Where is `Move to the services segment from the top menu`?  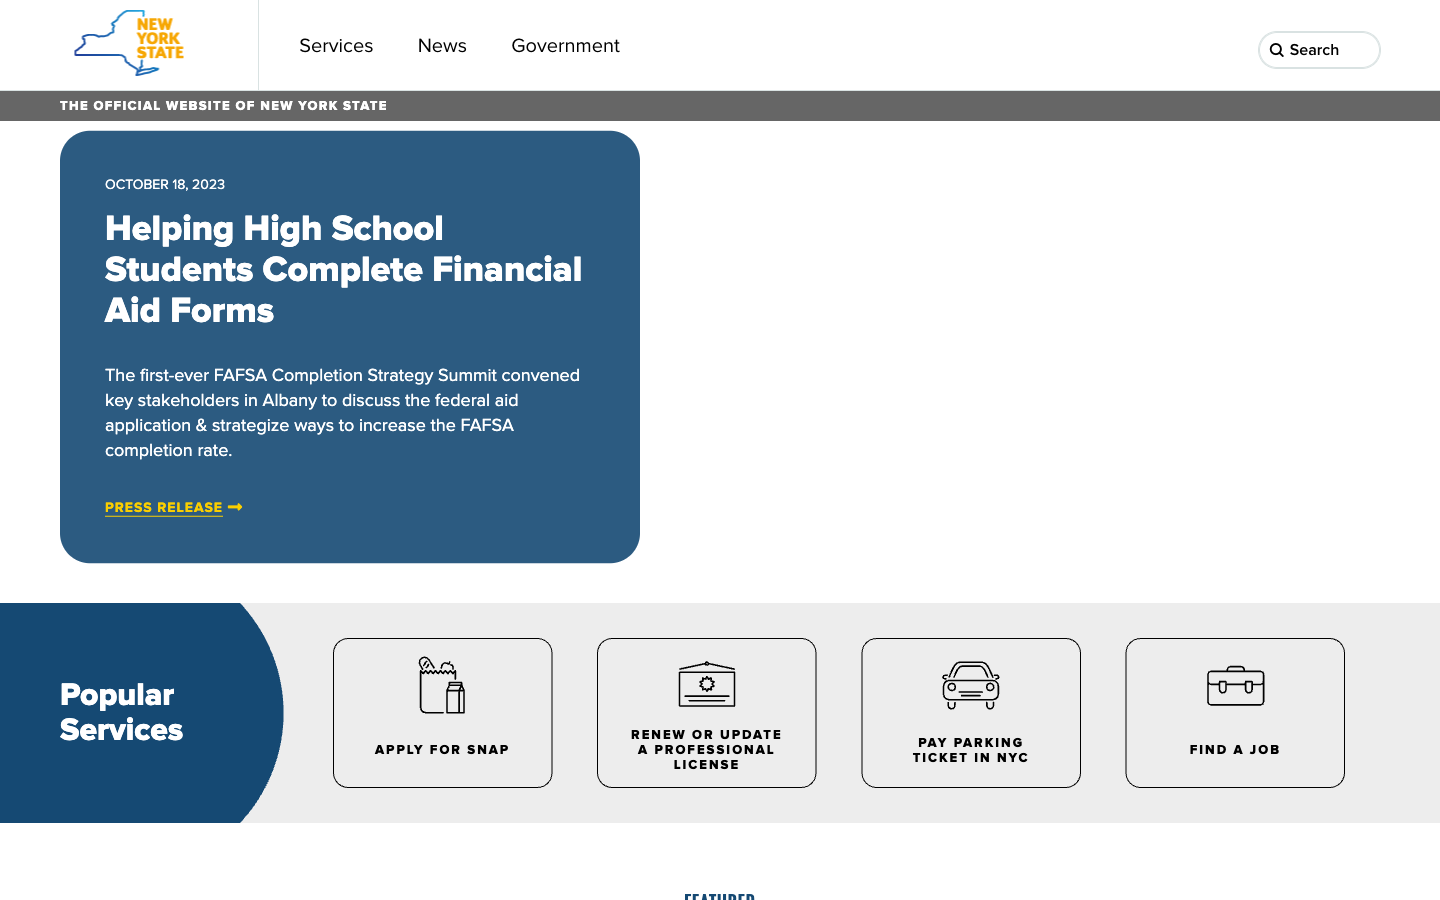 Move to the services segment from the top menu is located at coordinates (336, 44).